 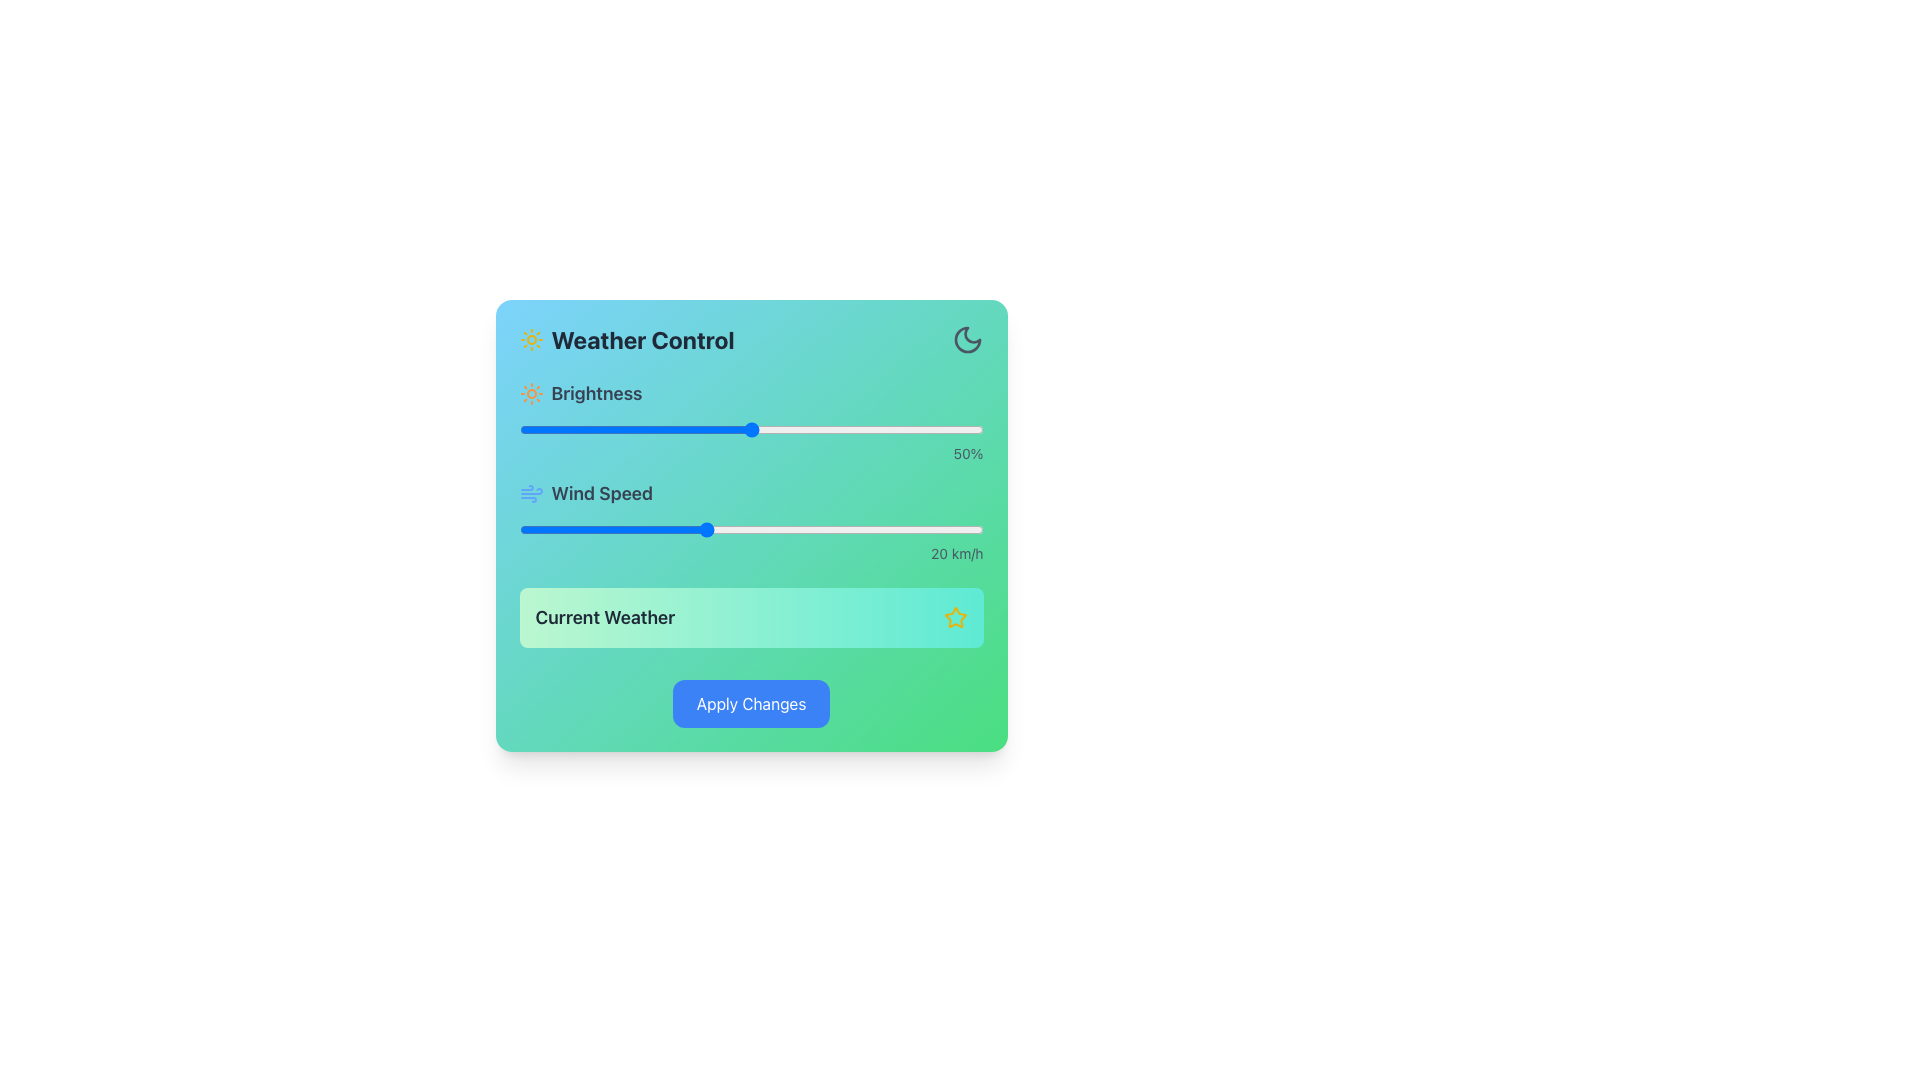 I want to click on brightness, so click(x=719, y=428).